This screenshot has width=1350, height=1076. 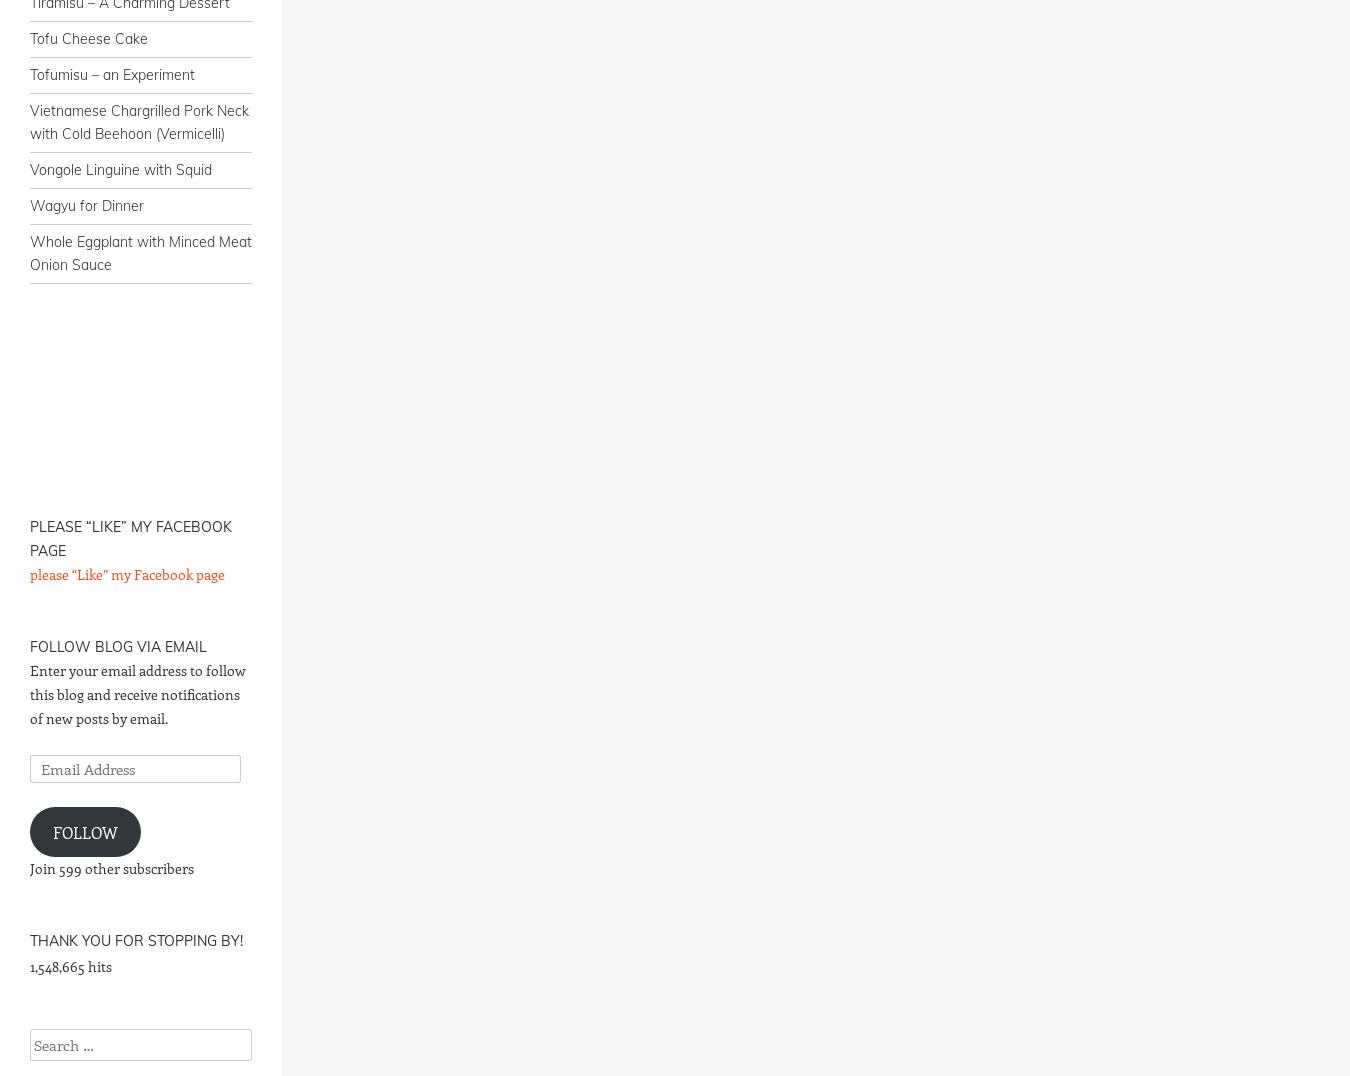 What do you see at coordinates (111, 74) in the screenshot?
I see `'Tofumisu – an Experiment'` at bounding box center [111, 74].